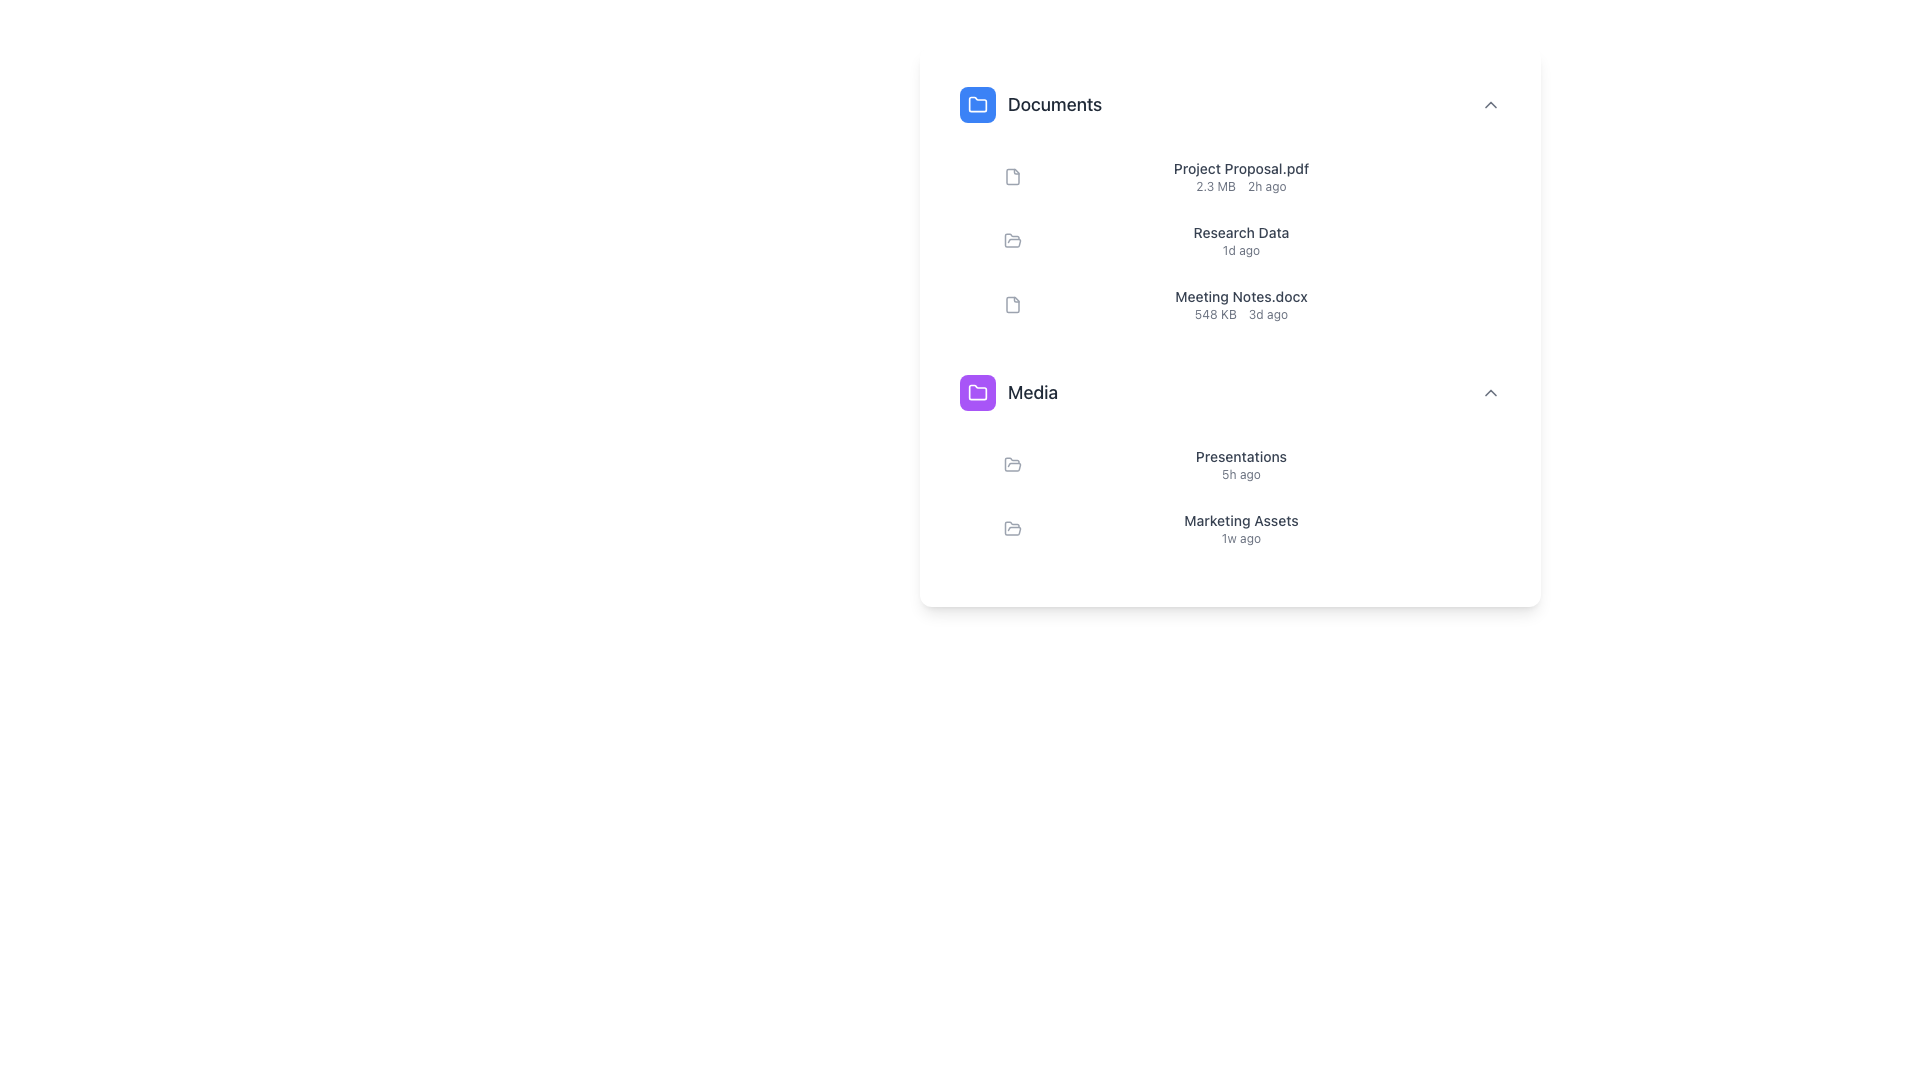  I want to click on the downward-facing gray chevron icon located at the far right of the 'Media' section, so click(1491, 393).